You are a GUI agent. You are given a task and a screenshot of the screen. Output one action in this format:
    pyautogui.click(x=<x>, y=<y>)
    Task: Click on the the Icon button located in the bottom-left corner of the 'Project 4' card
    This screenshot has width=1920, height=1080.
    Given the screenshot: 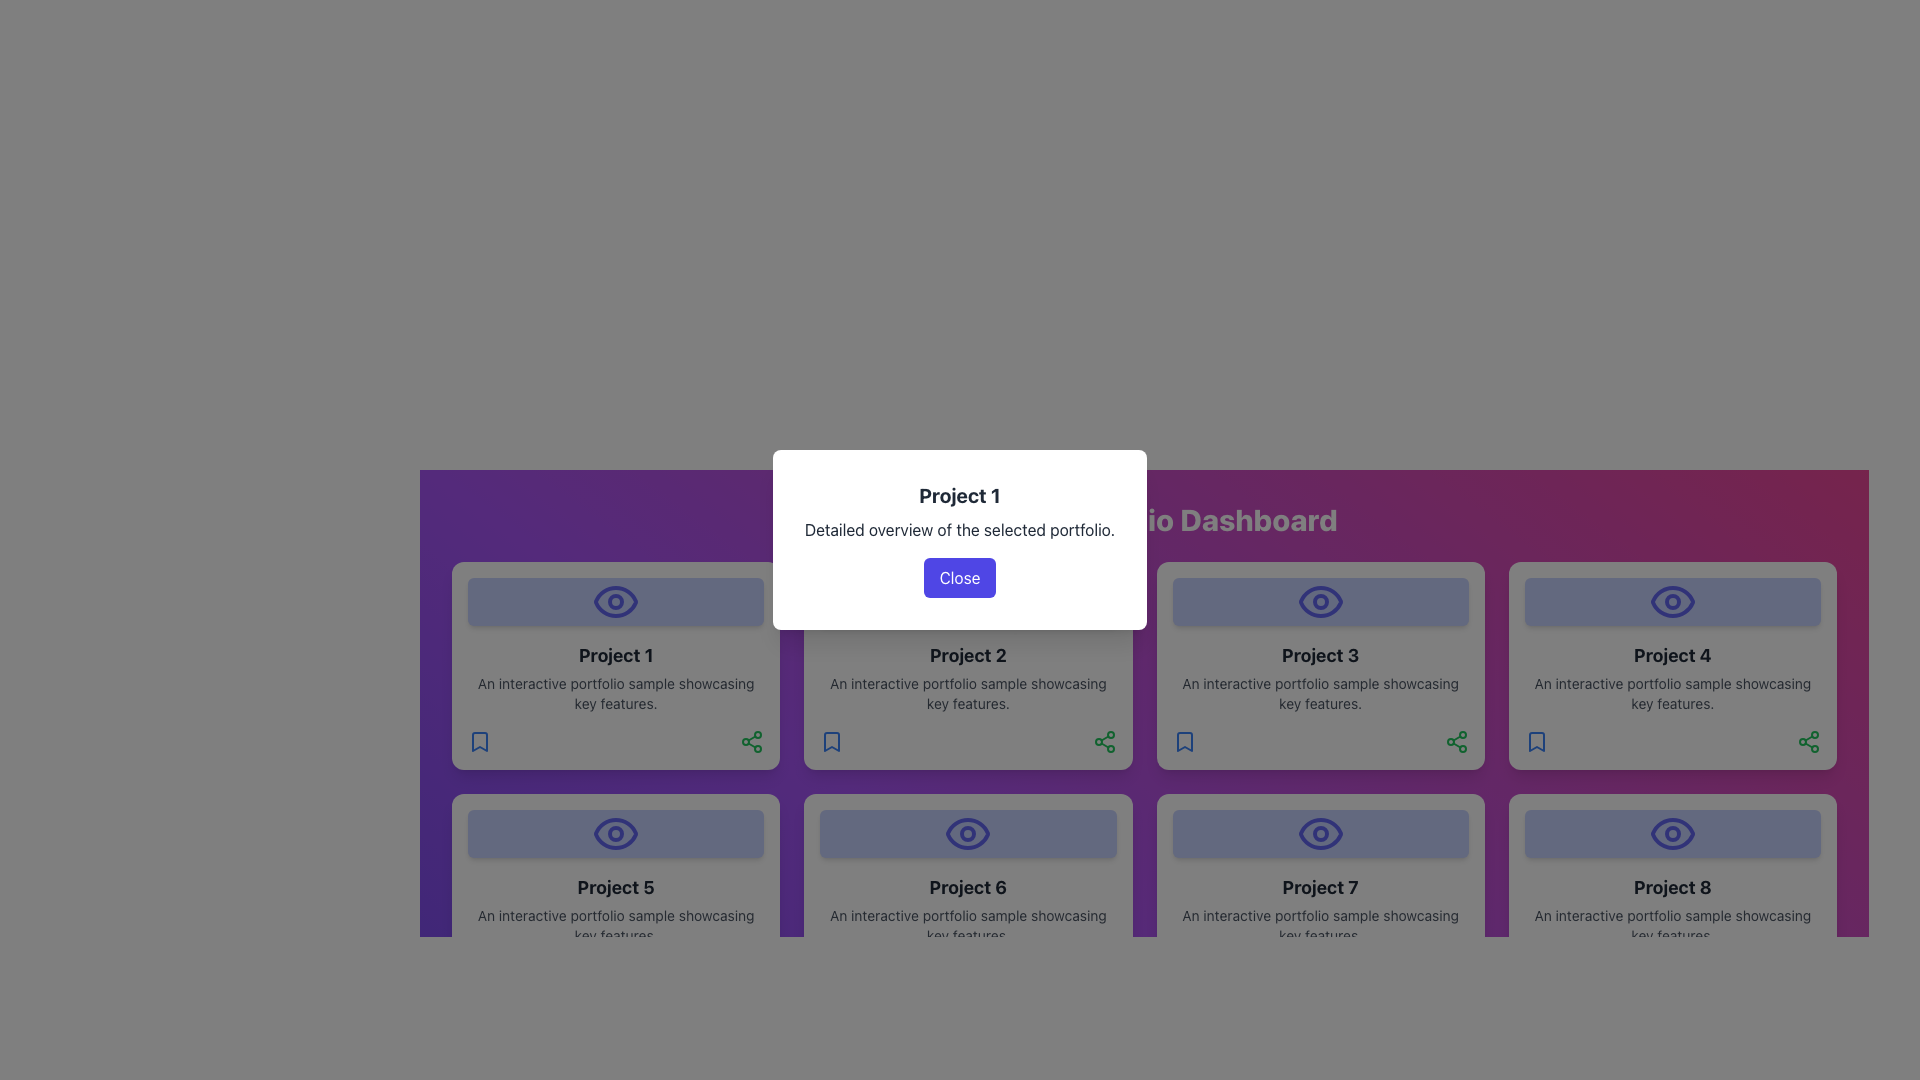 What is the action you would take?
    pyautogui.click(x=1535, y=741)
    